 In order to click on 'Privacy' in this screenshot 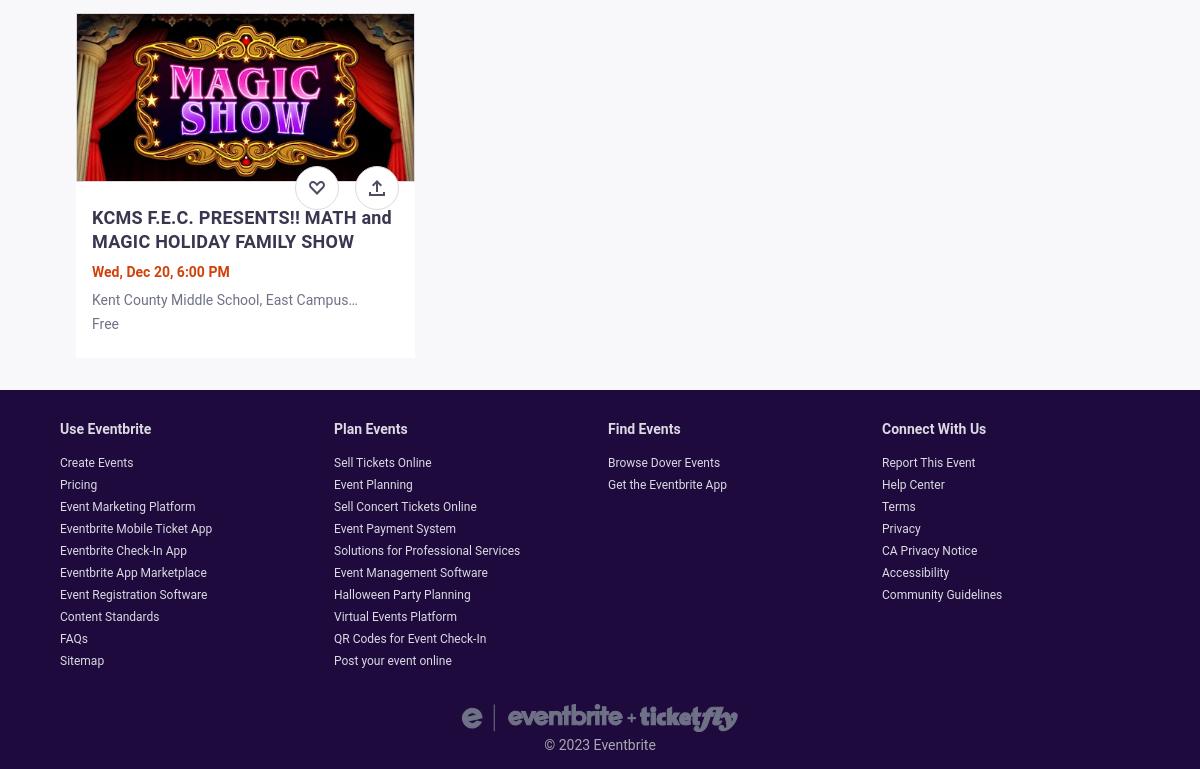, I will do `click(900, 528)`.